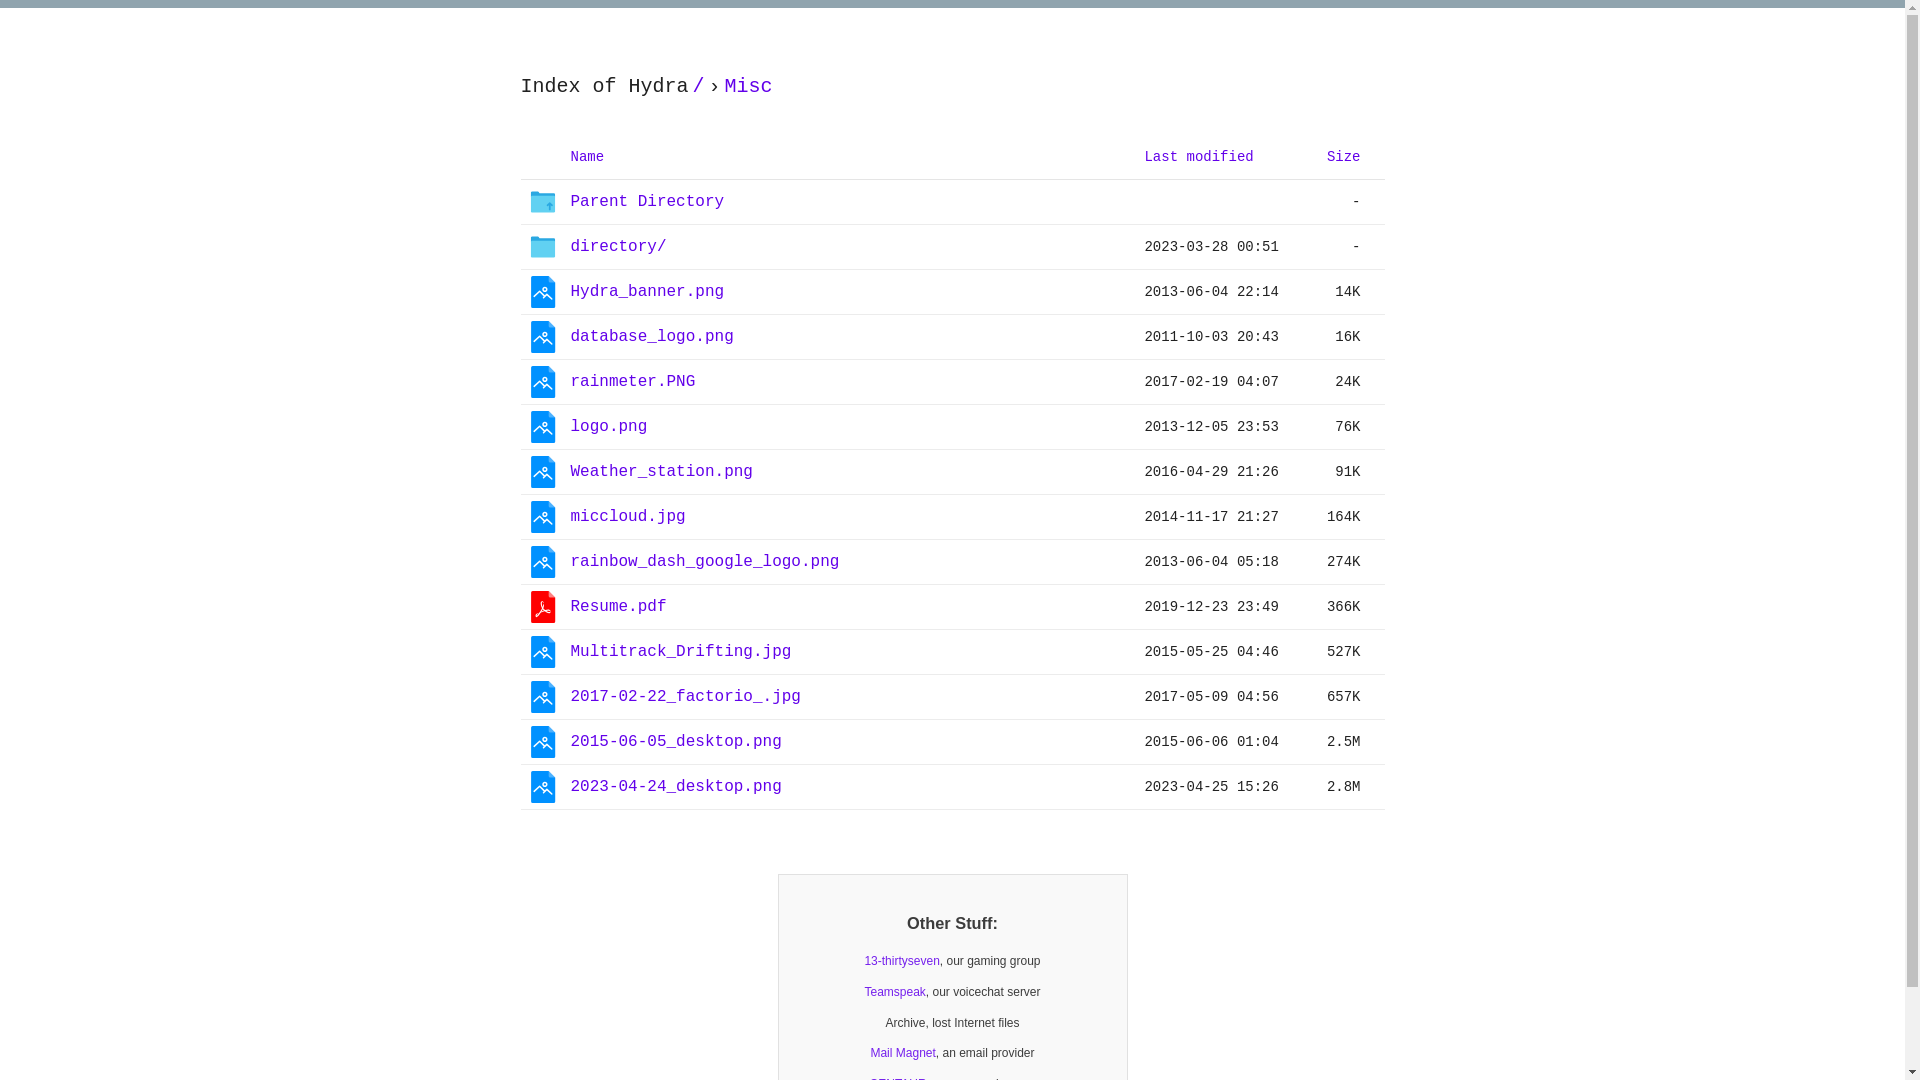 Image resolution: width=1920 pixels, height=1080 pixels. I want to click on 'Size', so click(1344, 155).